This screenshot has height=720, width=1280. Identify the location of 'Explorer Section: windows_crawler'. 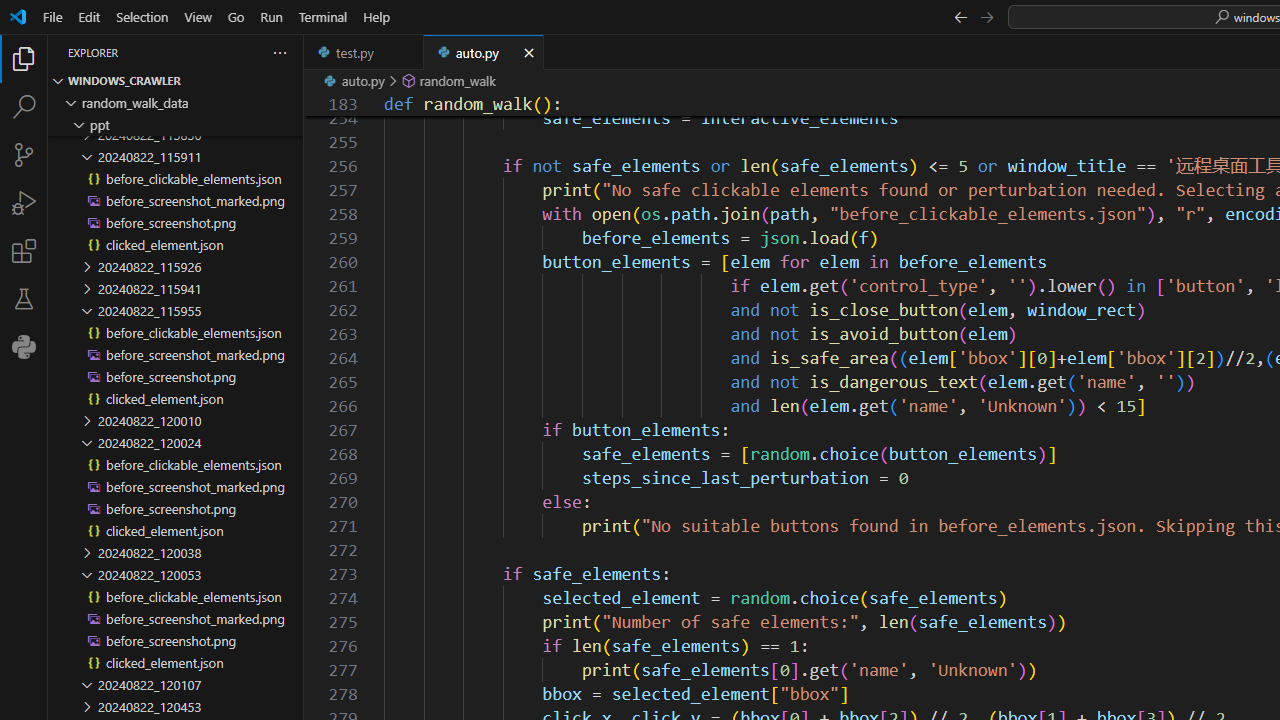
(176, 80).